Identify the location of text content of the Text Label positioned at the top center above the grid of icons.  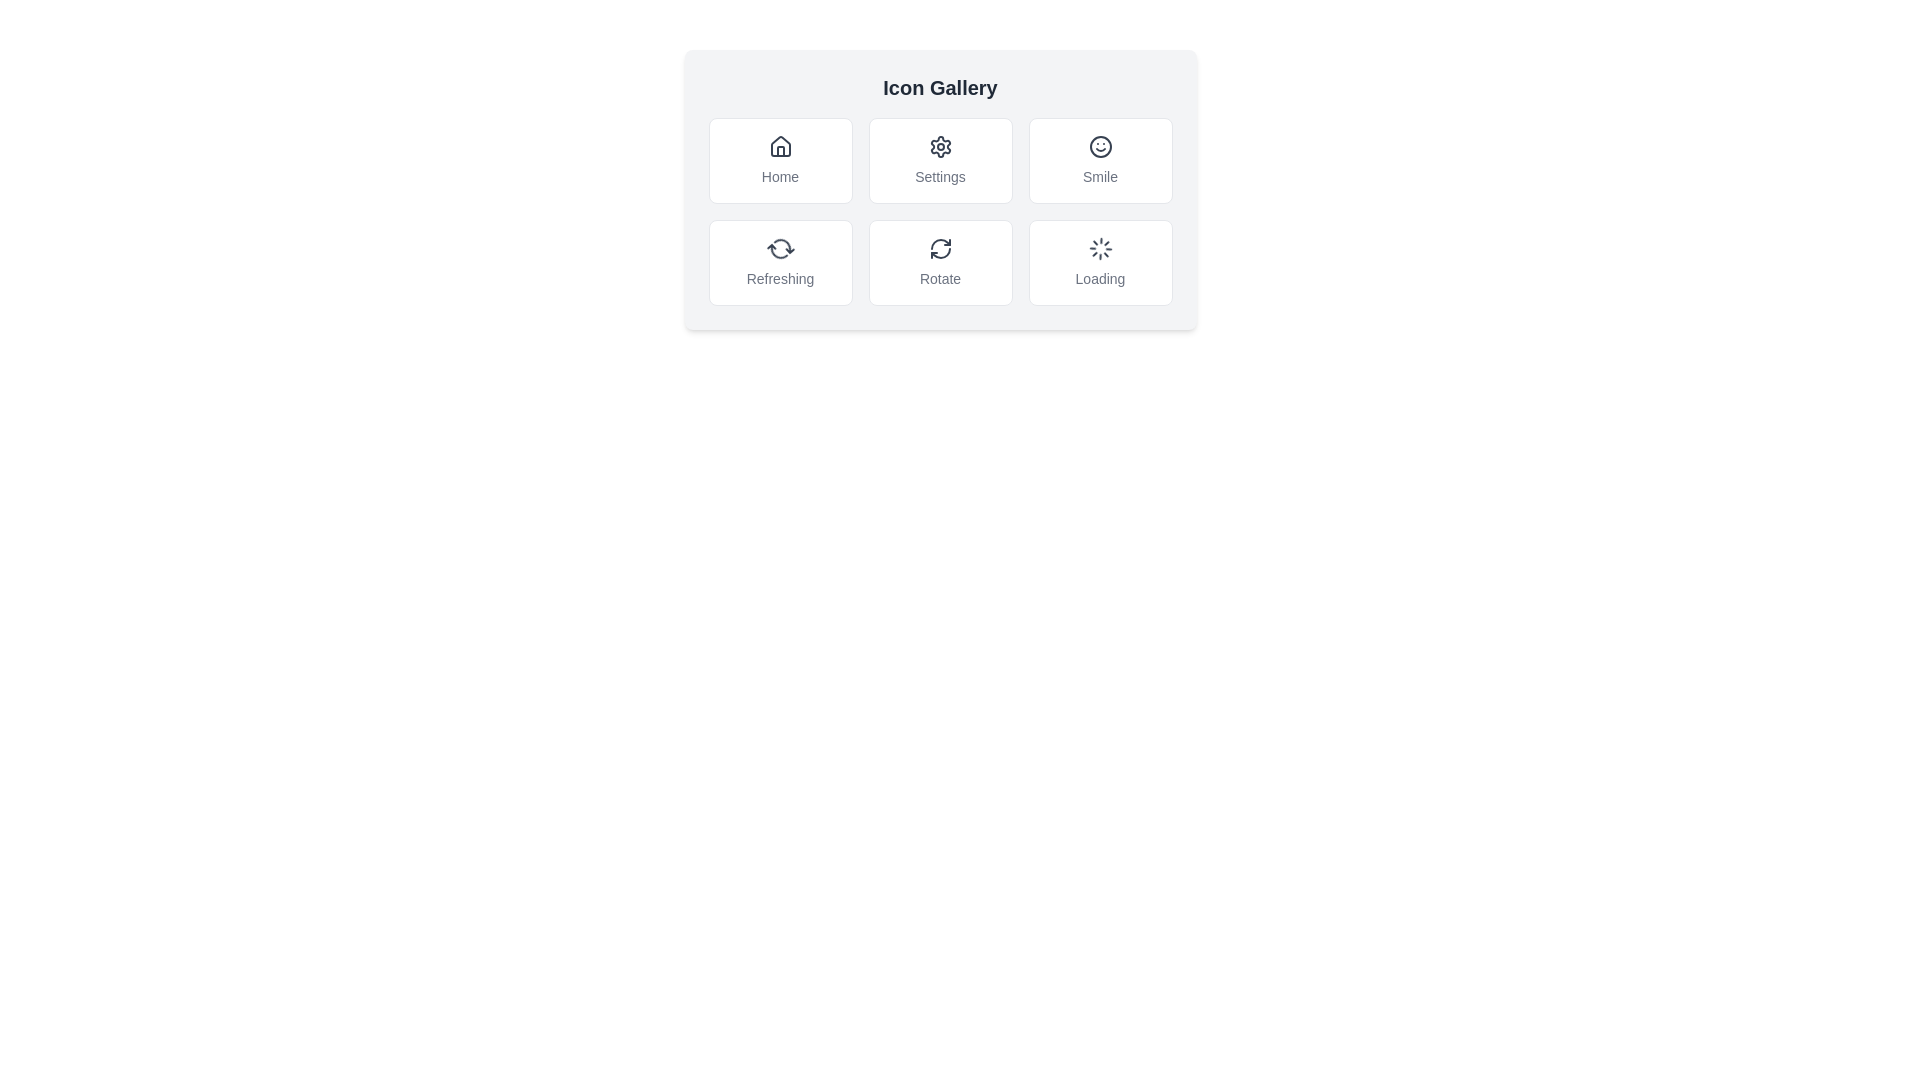
(939, 87).